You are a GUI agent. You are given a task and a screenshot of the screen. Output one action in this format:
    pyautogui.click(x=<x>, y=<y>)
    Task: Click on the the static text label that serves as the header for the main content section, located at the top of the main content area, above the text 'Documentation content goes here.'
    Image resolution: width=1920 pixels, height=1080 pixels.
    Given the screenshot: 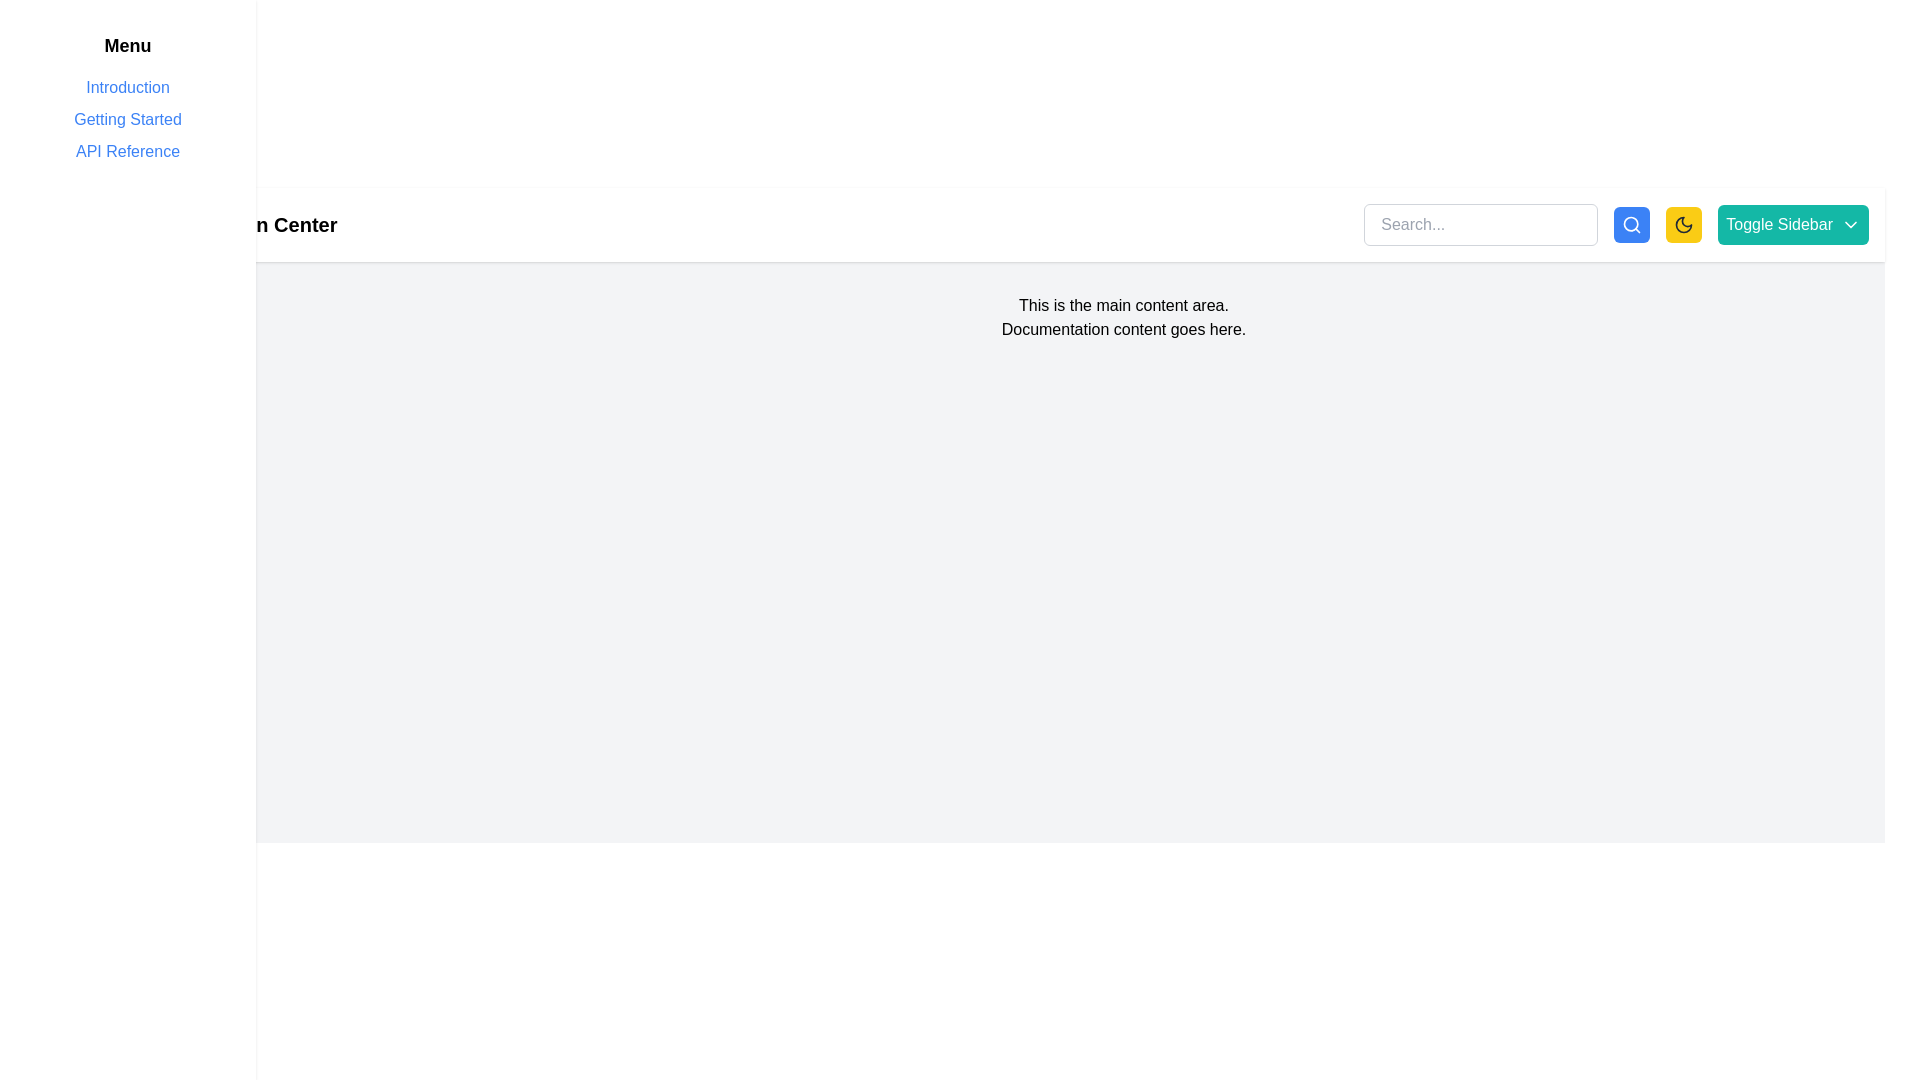 What is the action you would take?
    pyautogui.click(x=1123, y=305)
    